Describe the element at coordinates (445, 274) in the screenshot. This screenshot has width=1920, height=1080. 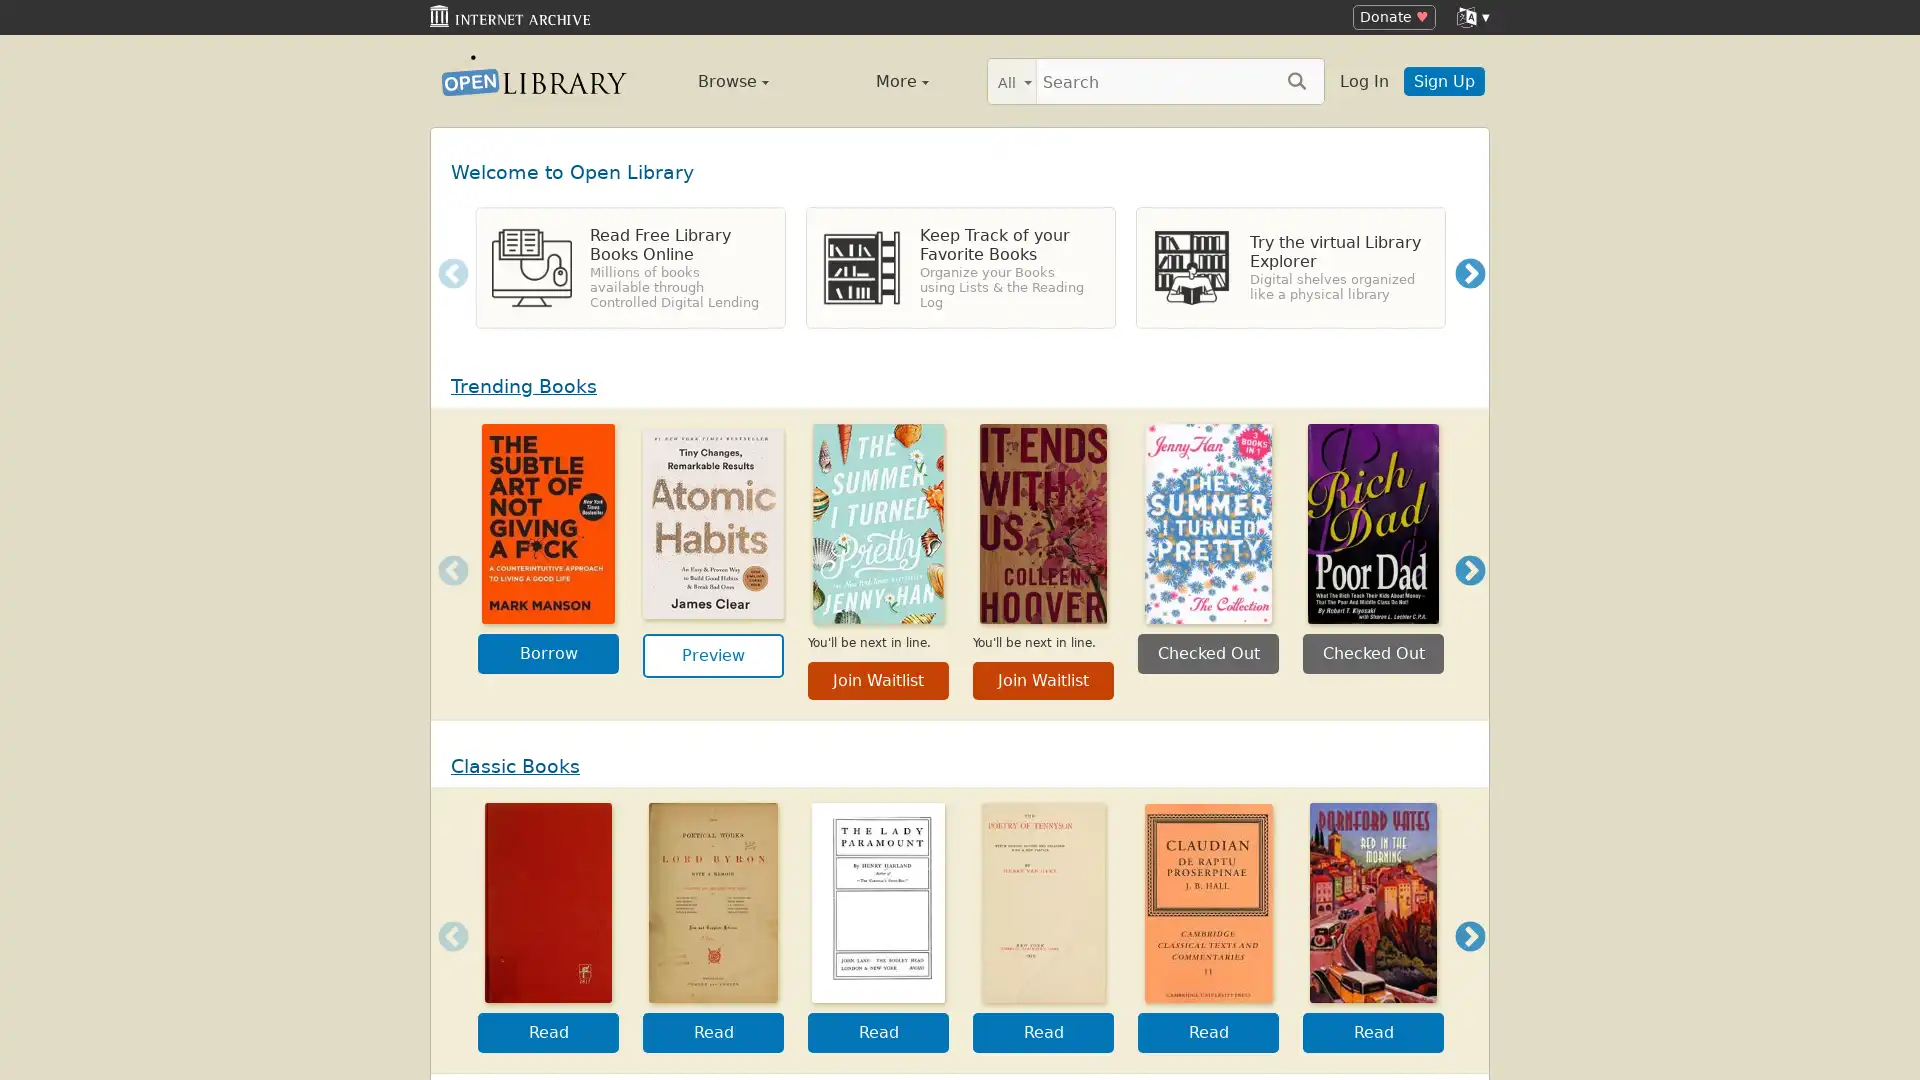
I see `Previous` at that location.